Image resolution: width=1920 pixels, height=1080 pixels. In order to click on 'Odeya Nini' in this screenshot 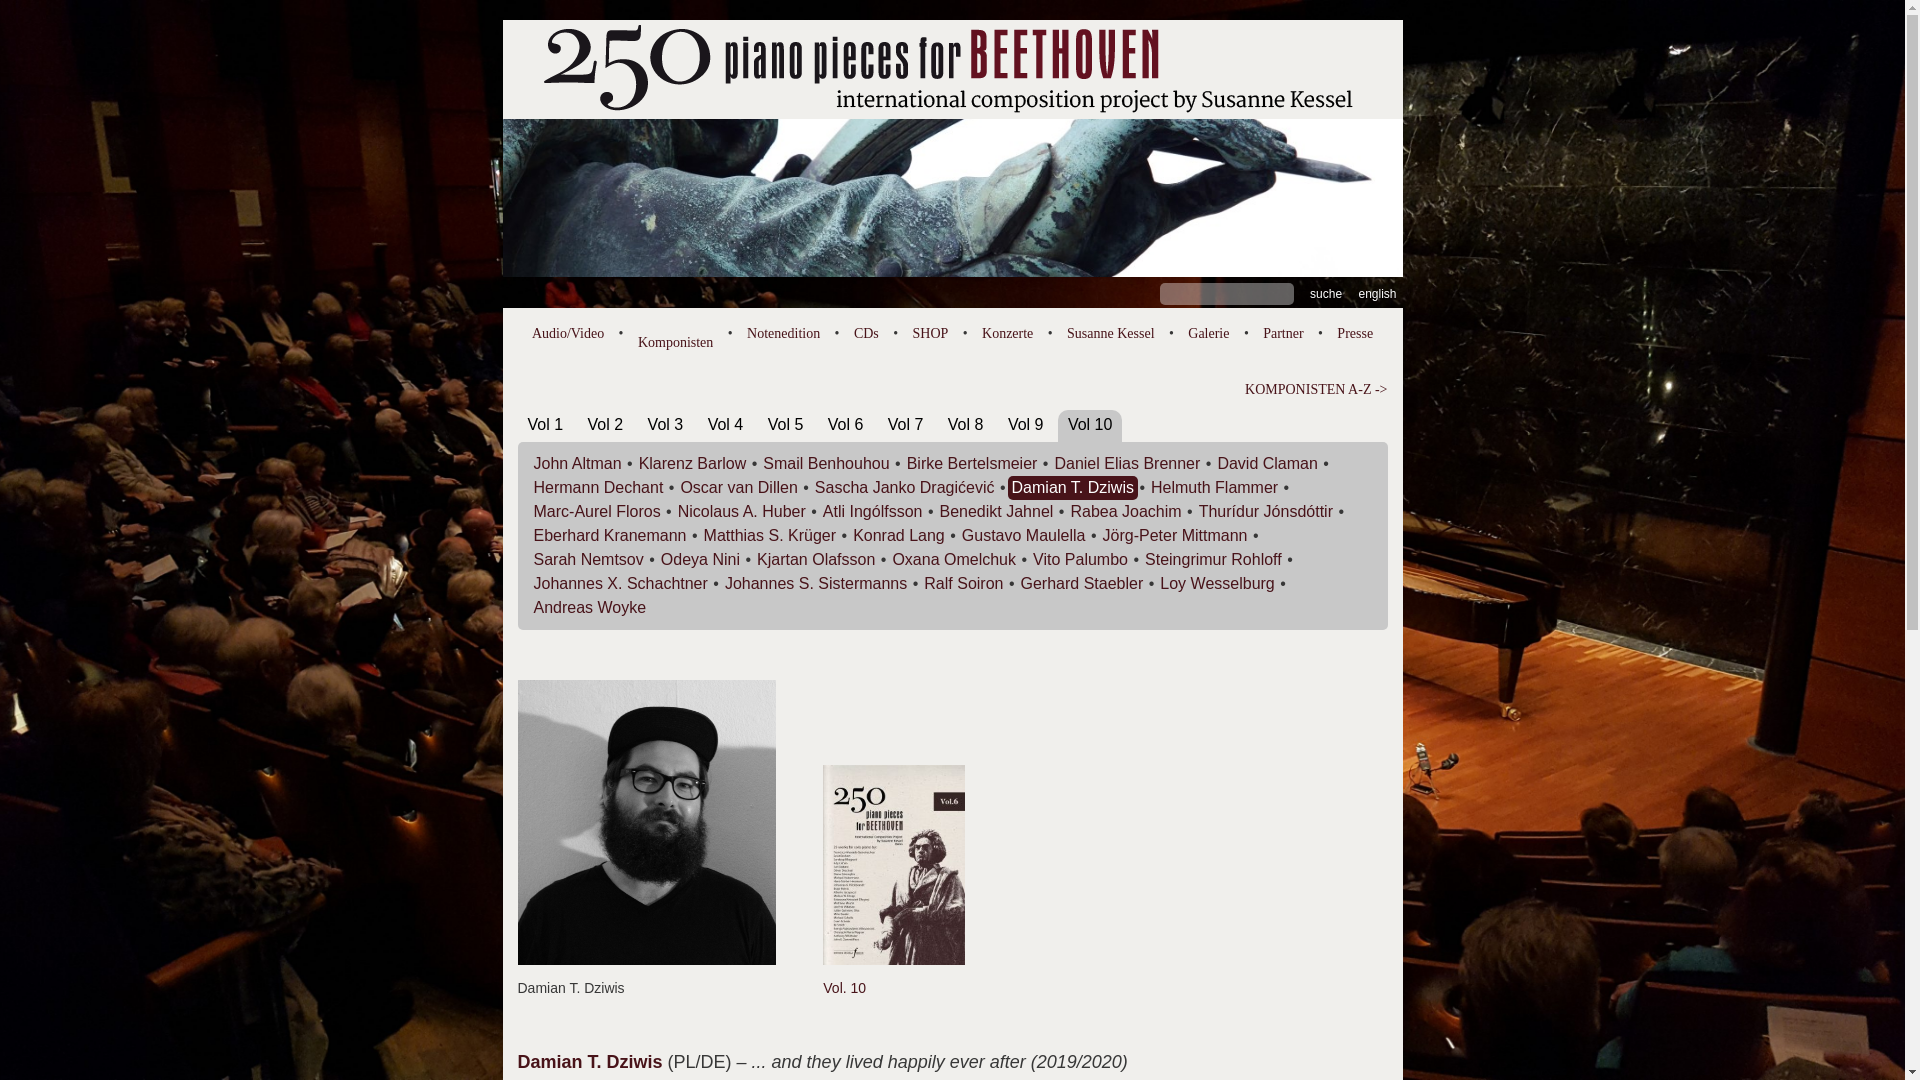, I will do `click(700, 559)`.